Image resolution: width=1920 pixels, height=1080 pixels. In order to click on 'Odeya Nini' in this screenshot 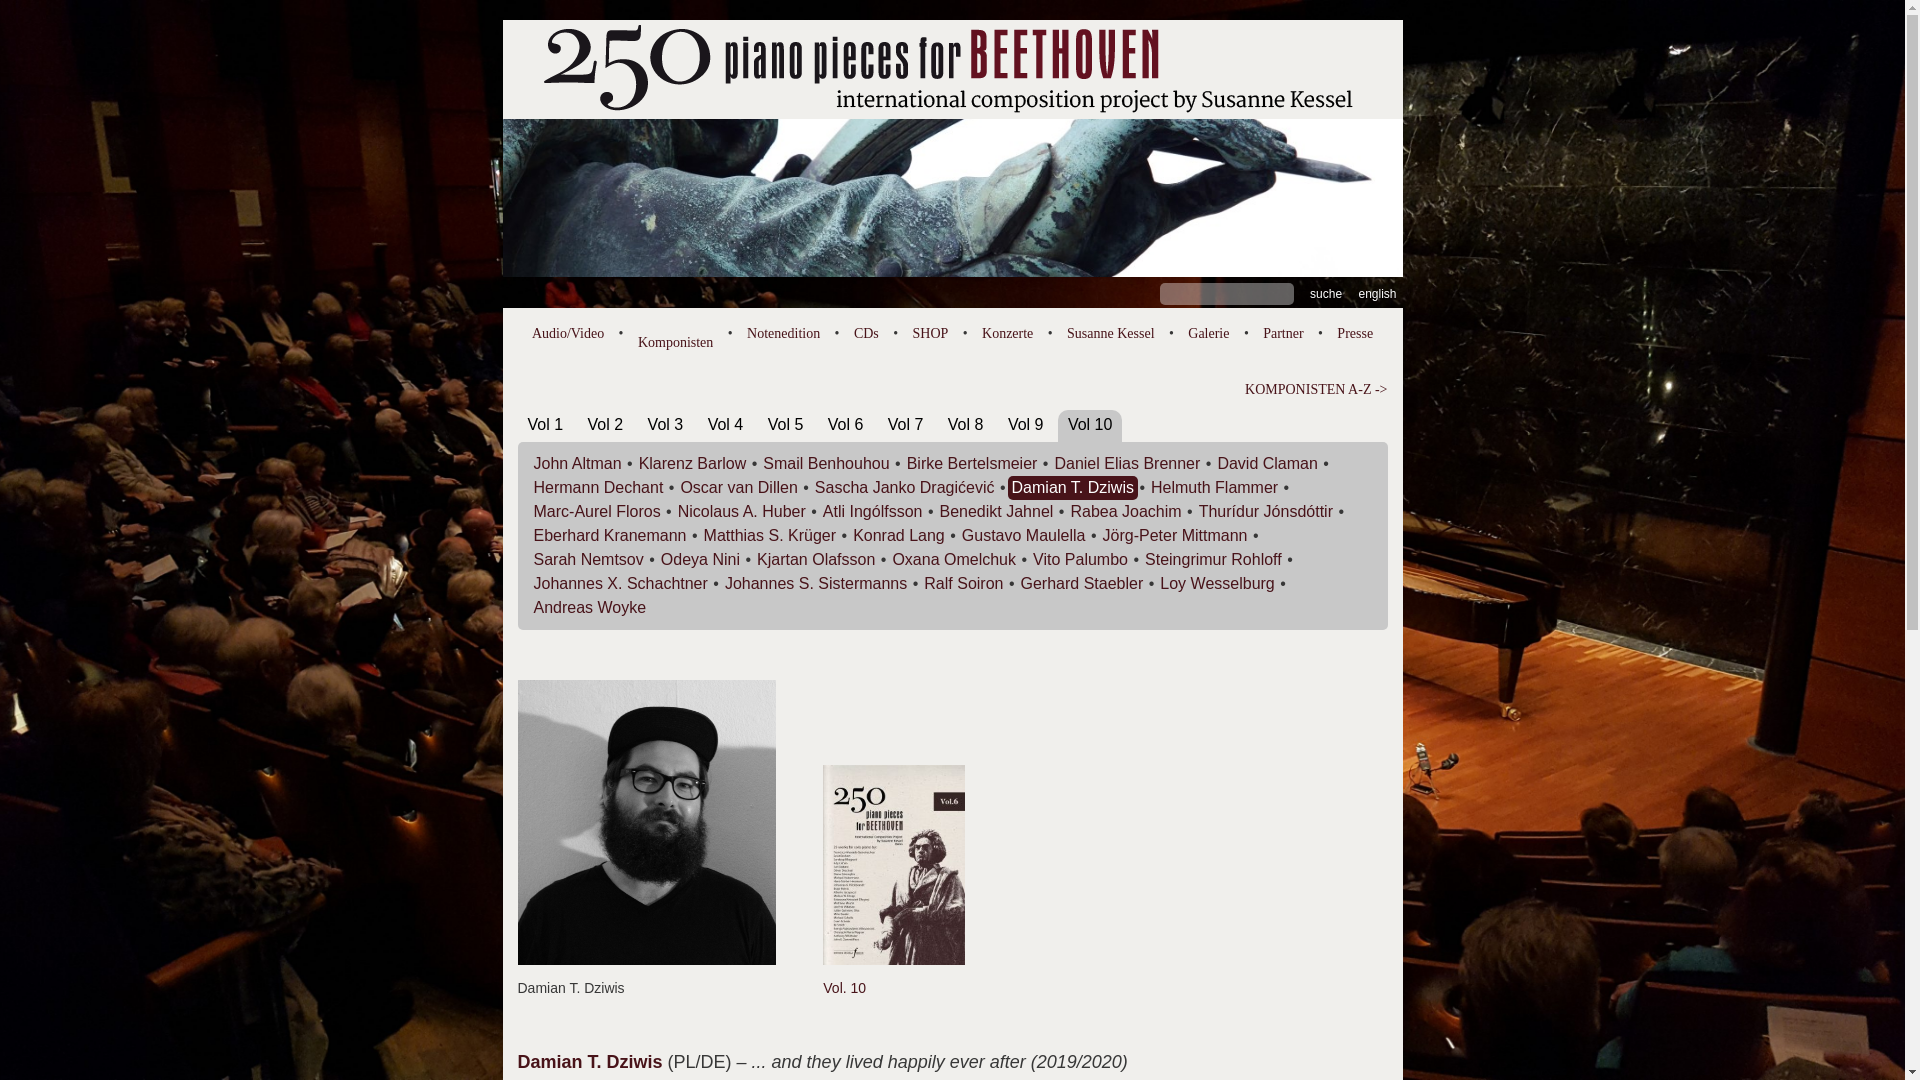, I will do `click(700, 559)`.